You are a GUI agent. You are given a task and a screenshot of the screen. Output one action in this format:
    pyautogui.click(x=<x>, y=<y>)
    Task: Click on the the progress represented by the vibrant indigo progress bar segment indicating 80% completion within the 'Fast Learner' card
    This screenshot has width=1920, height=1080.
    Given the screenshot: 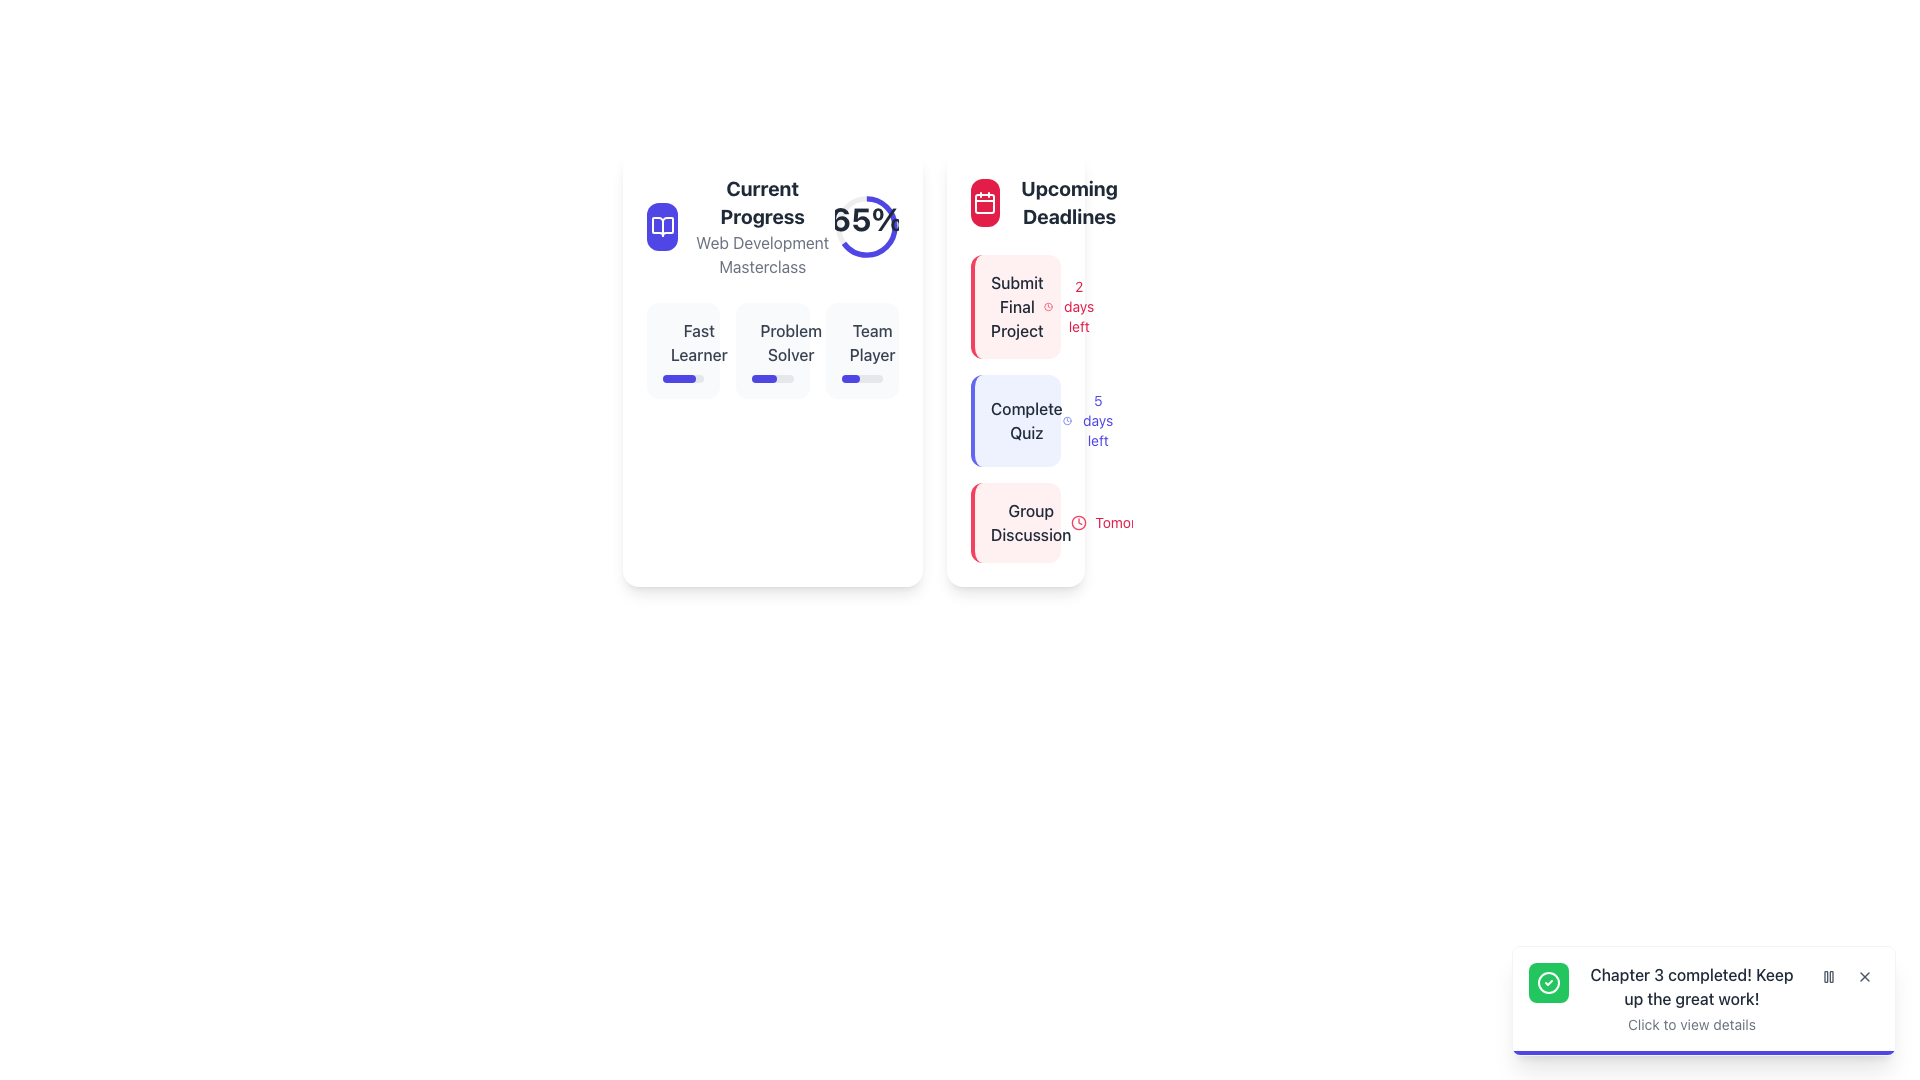 What is the action you would take?
    pyautogui.click(x=679, y=378)
    